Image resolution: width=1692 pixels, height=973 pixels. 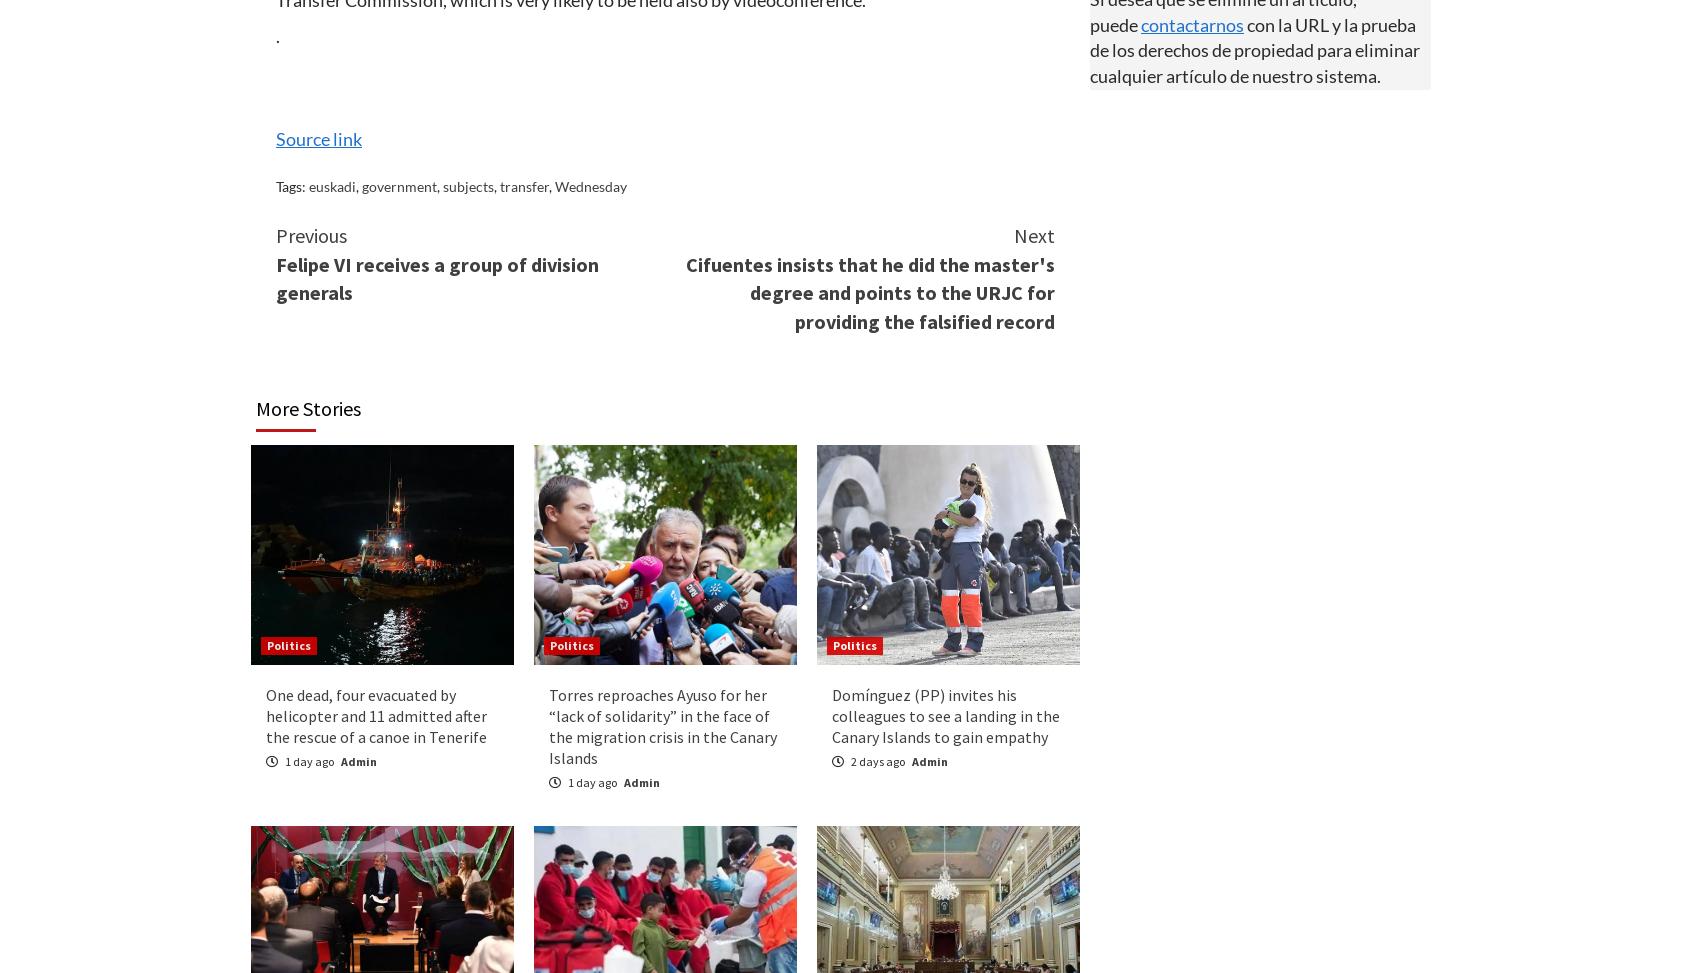 What do you see at coordinates (277, 35) in the screenshot?
I see `'.'` at bounding box center [277, 35].